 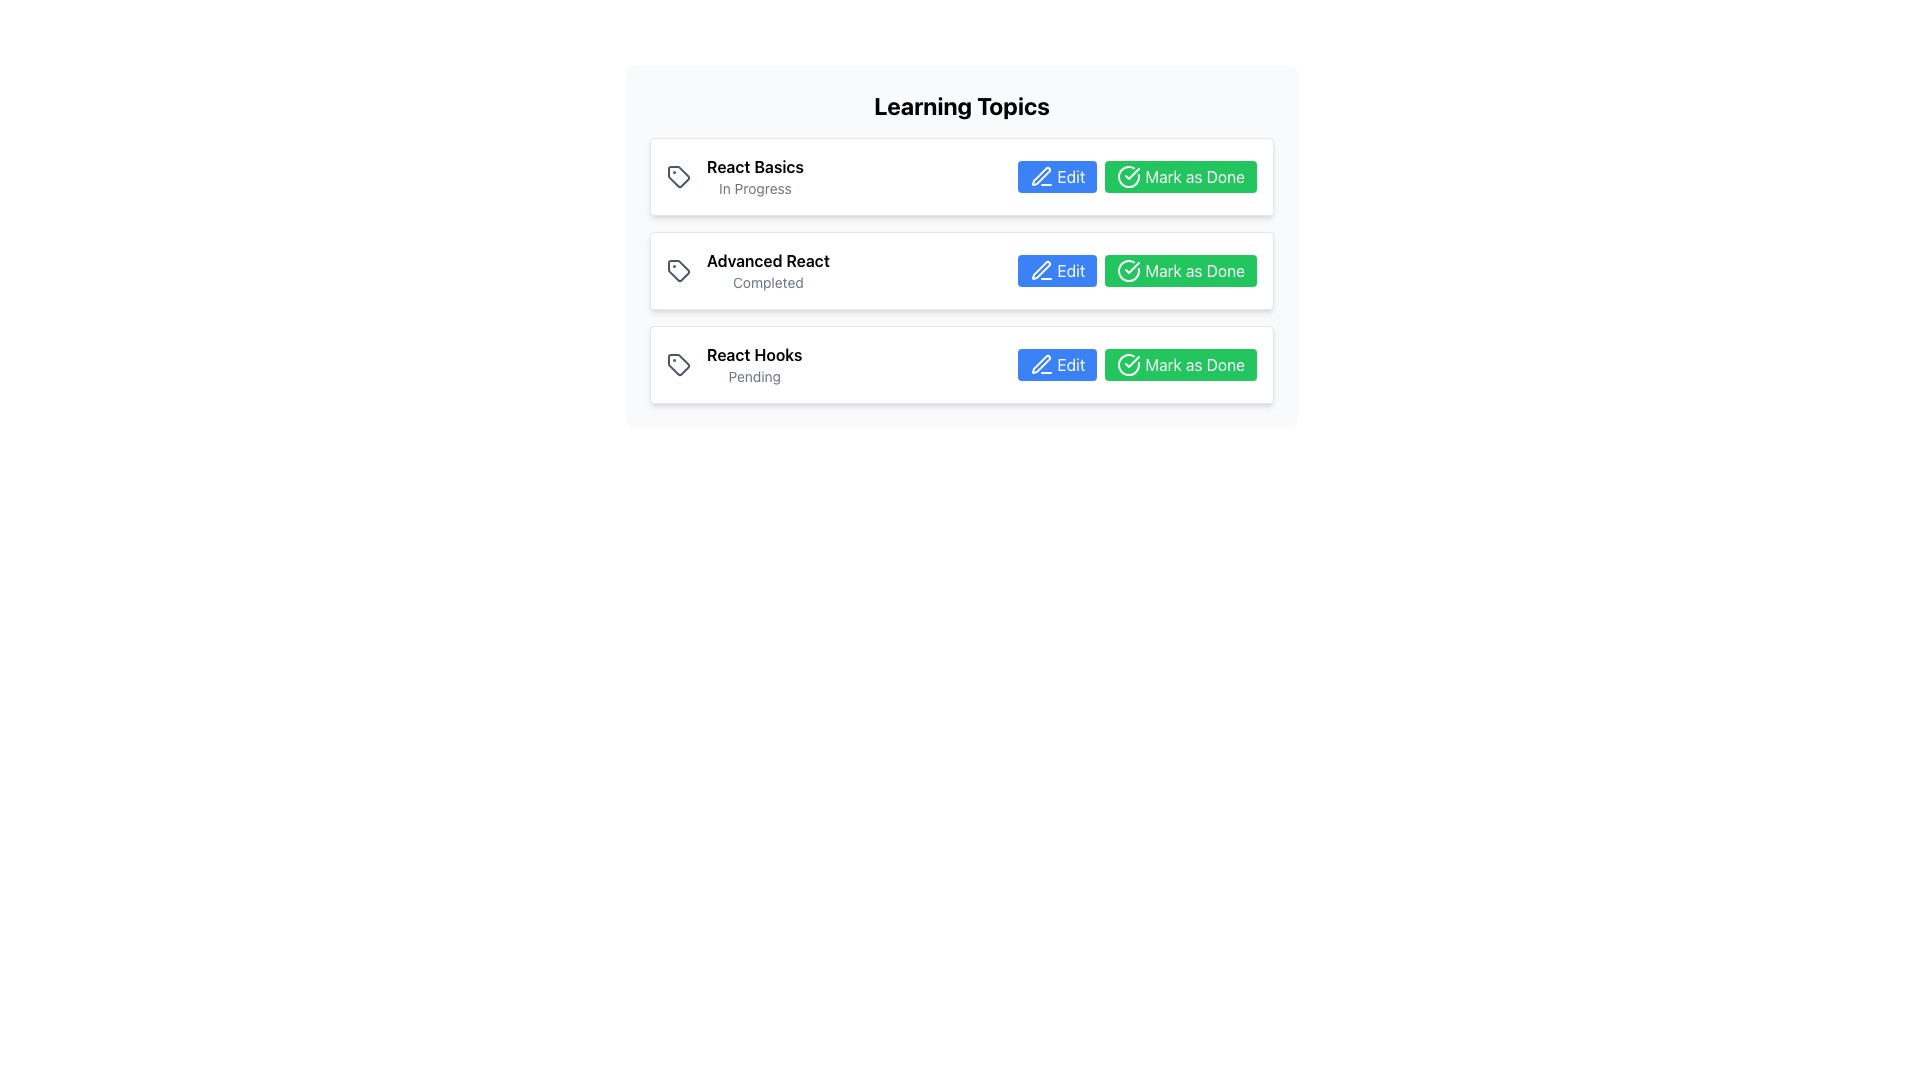 I want to click on the 'Mark as Done' button located in the button group beside the text 'React Hooks Pending' in the third item of the vertical list to mark the topic as completed, so click(x=1137, y=365).